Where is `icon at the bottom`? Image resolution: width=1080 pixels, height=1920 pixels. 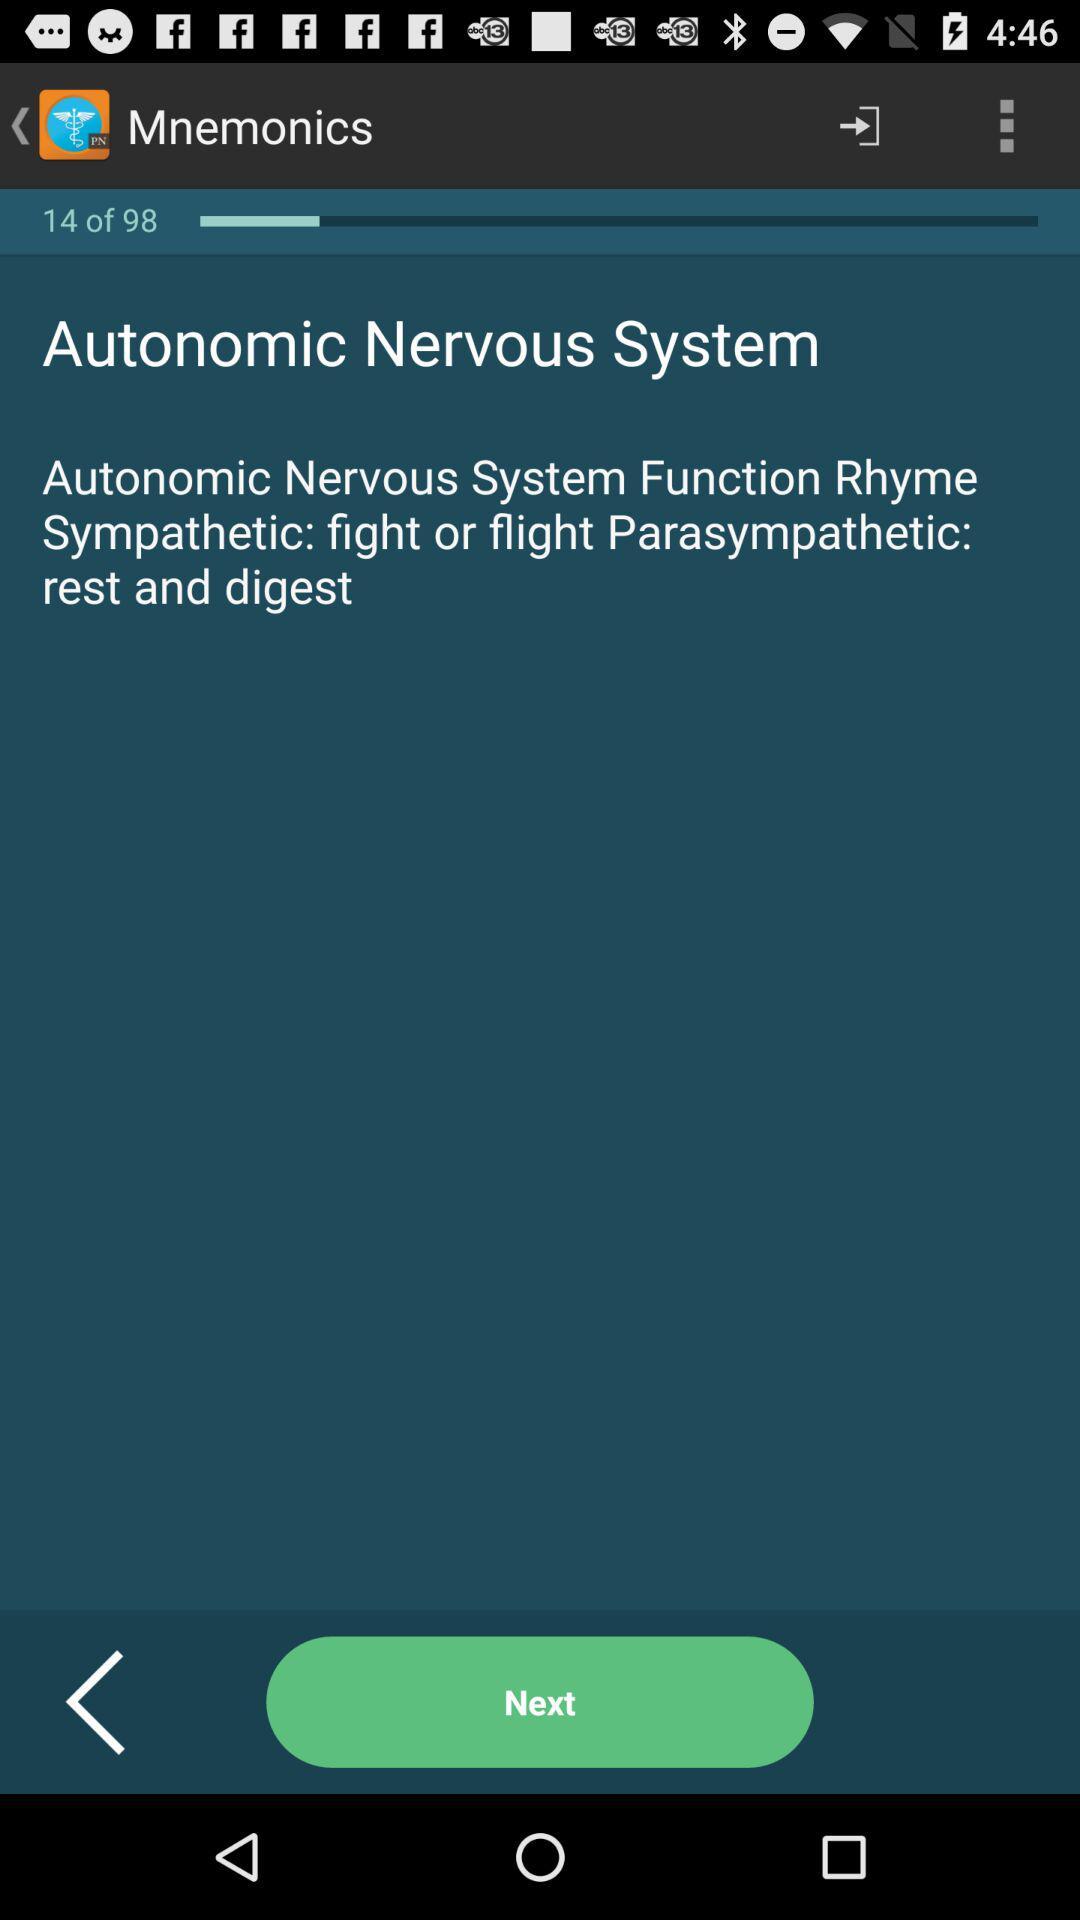
icon at the bottom is located at coordinates (540, 1701).